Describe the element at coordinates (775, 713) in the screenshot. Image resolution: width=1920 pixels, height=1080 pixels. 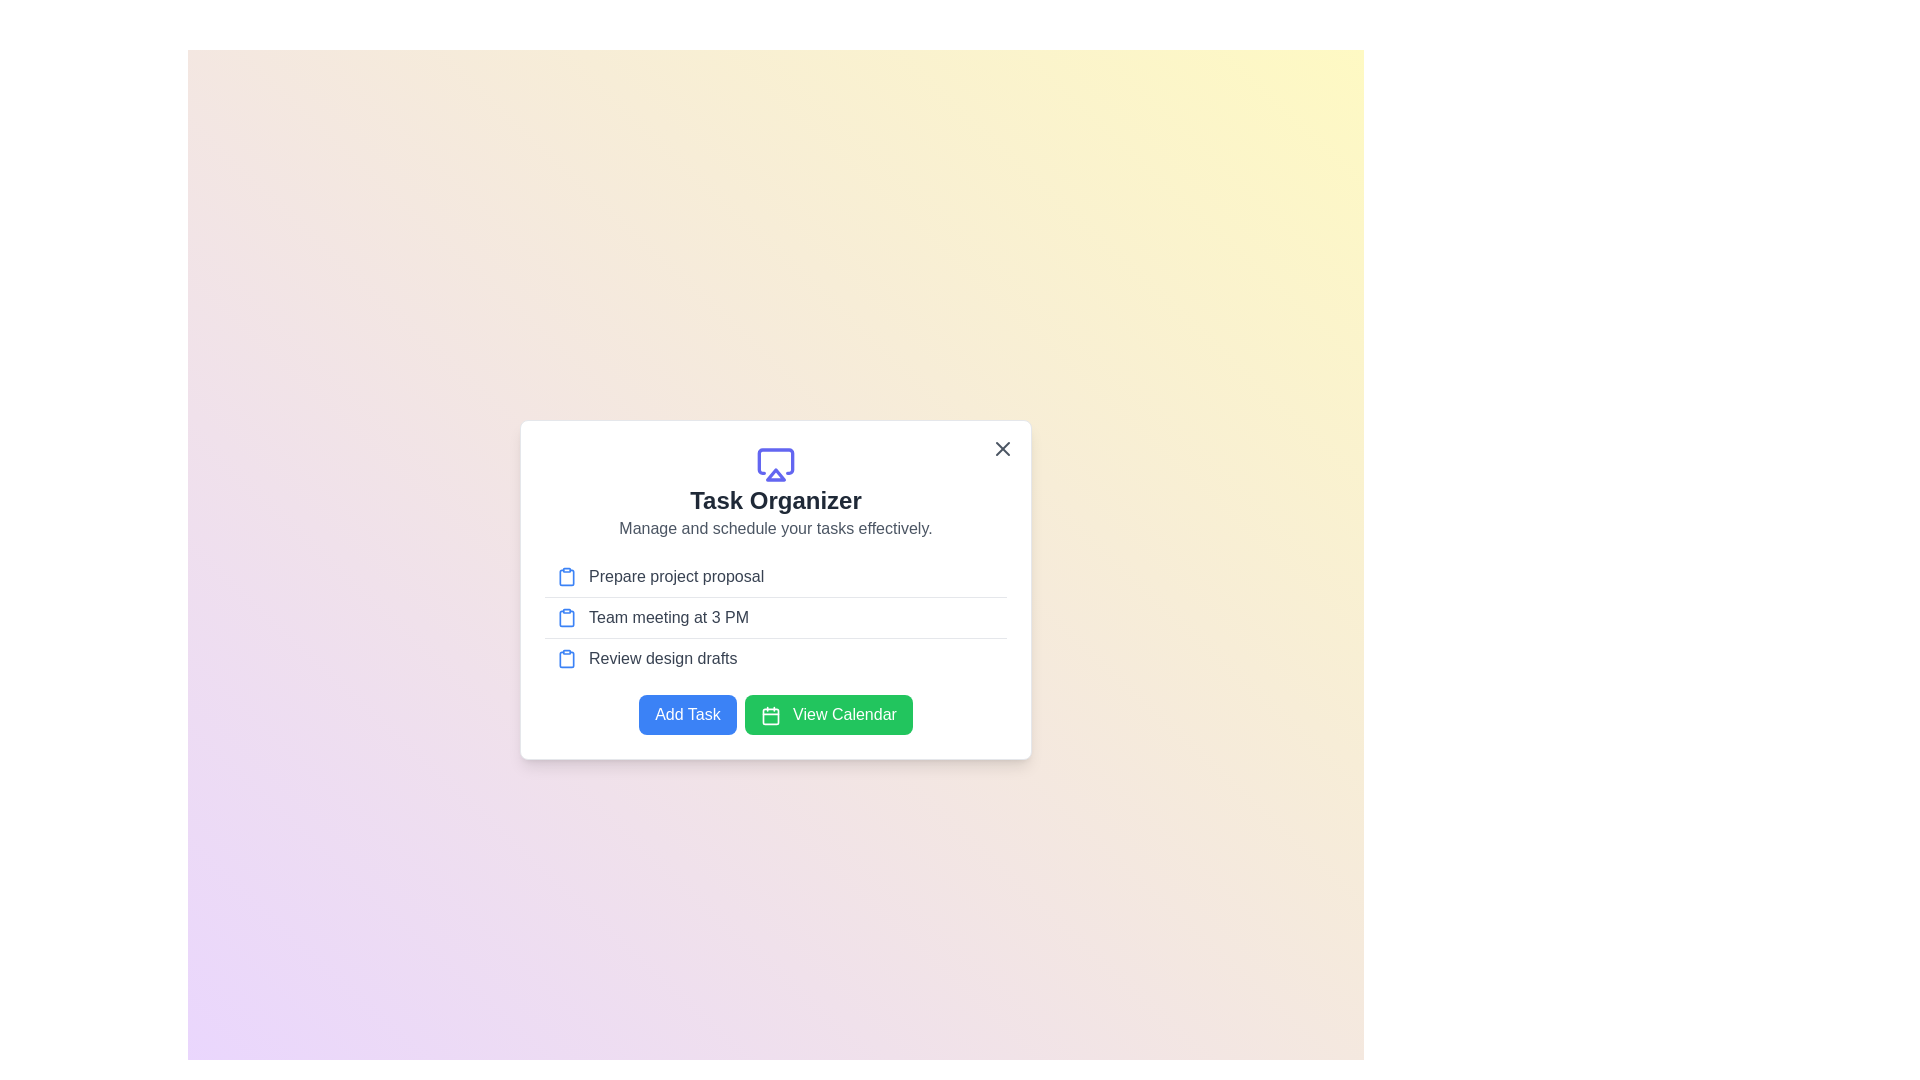
I see `the 'View Calendar' button` at that location.